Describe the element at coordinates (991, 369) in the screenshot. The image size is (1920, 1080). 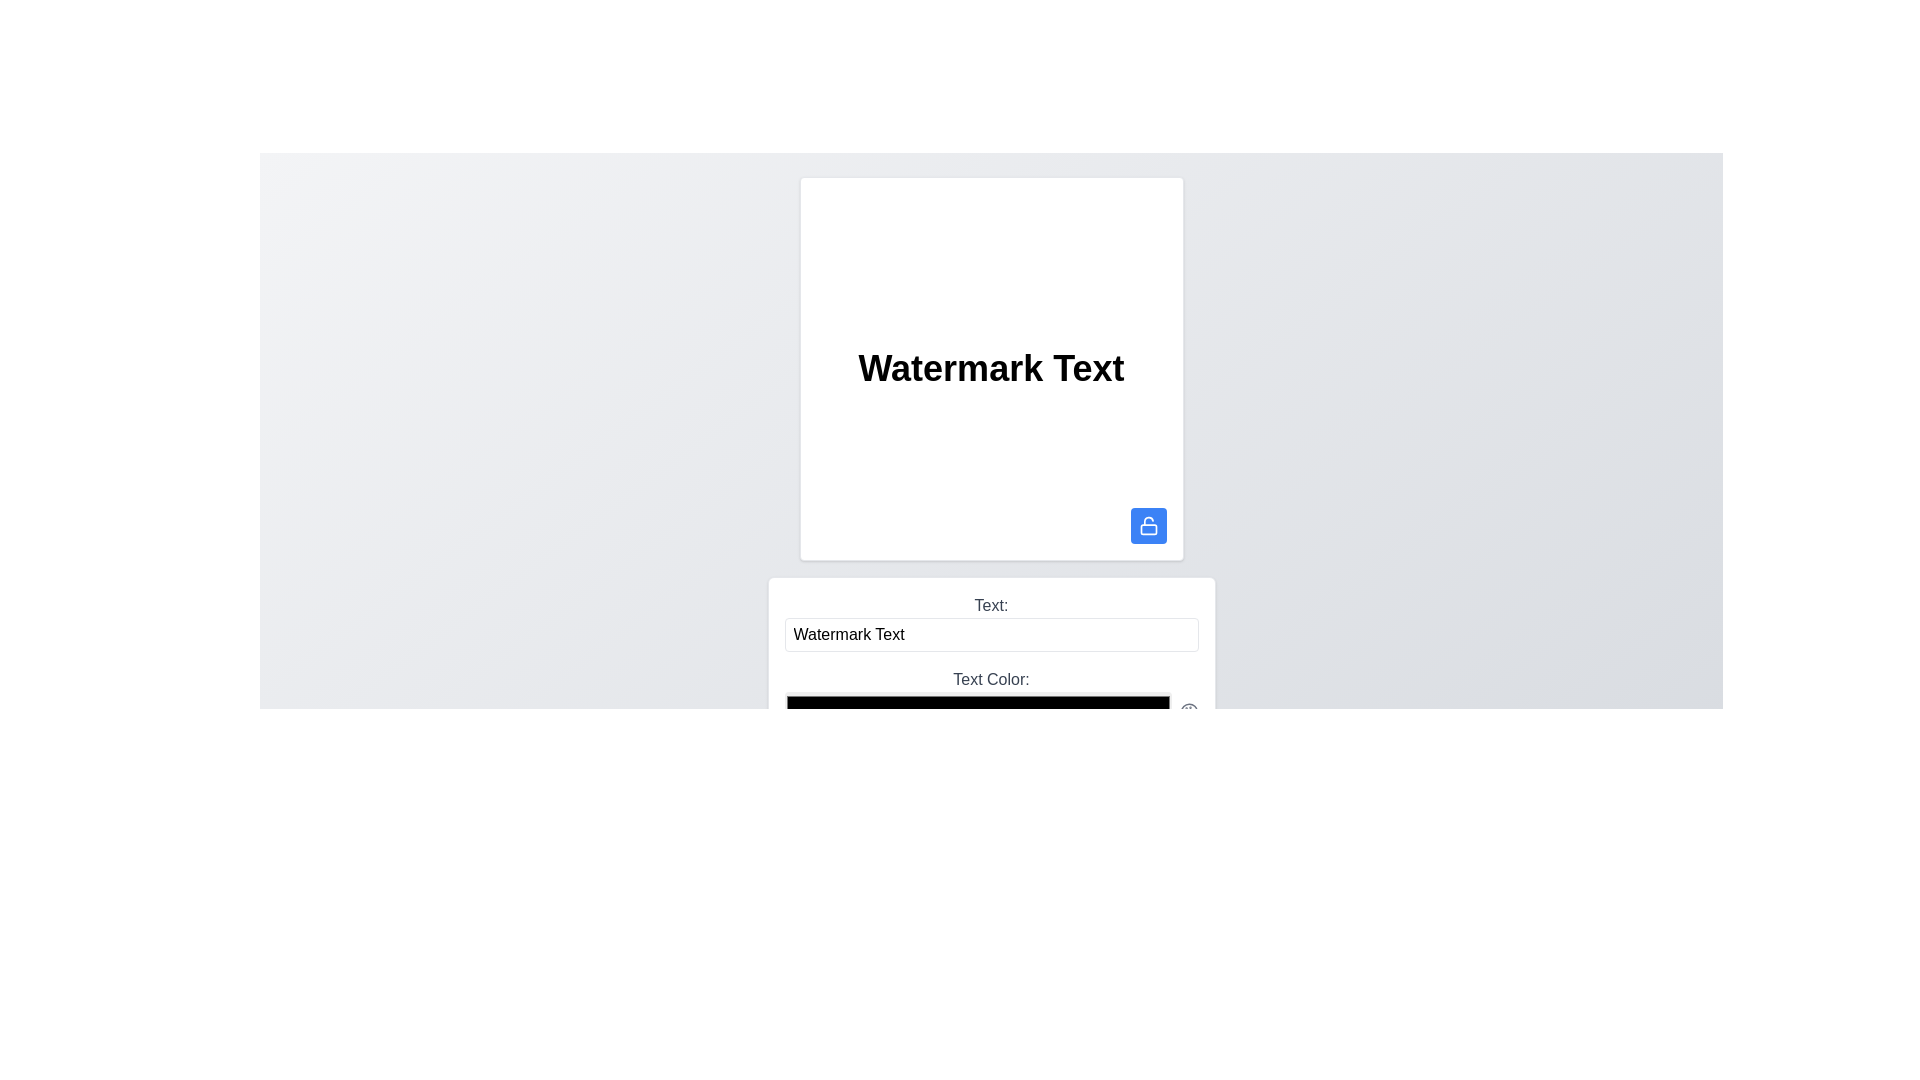
I see `the watermark preview box, which is located near the center of the interface above the 'Text:' and 'Text Color:' input fields` at that location.